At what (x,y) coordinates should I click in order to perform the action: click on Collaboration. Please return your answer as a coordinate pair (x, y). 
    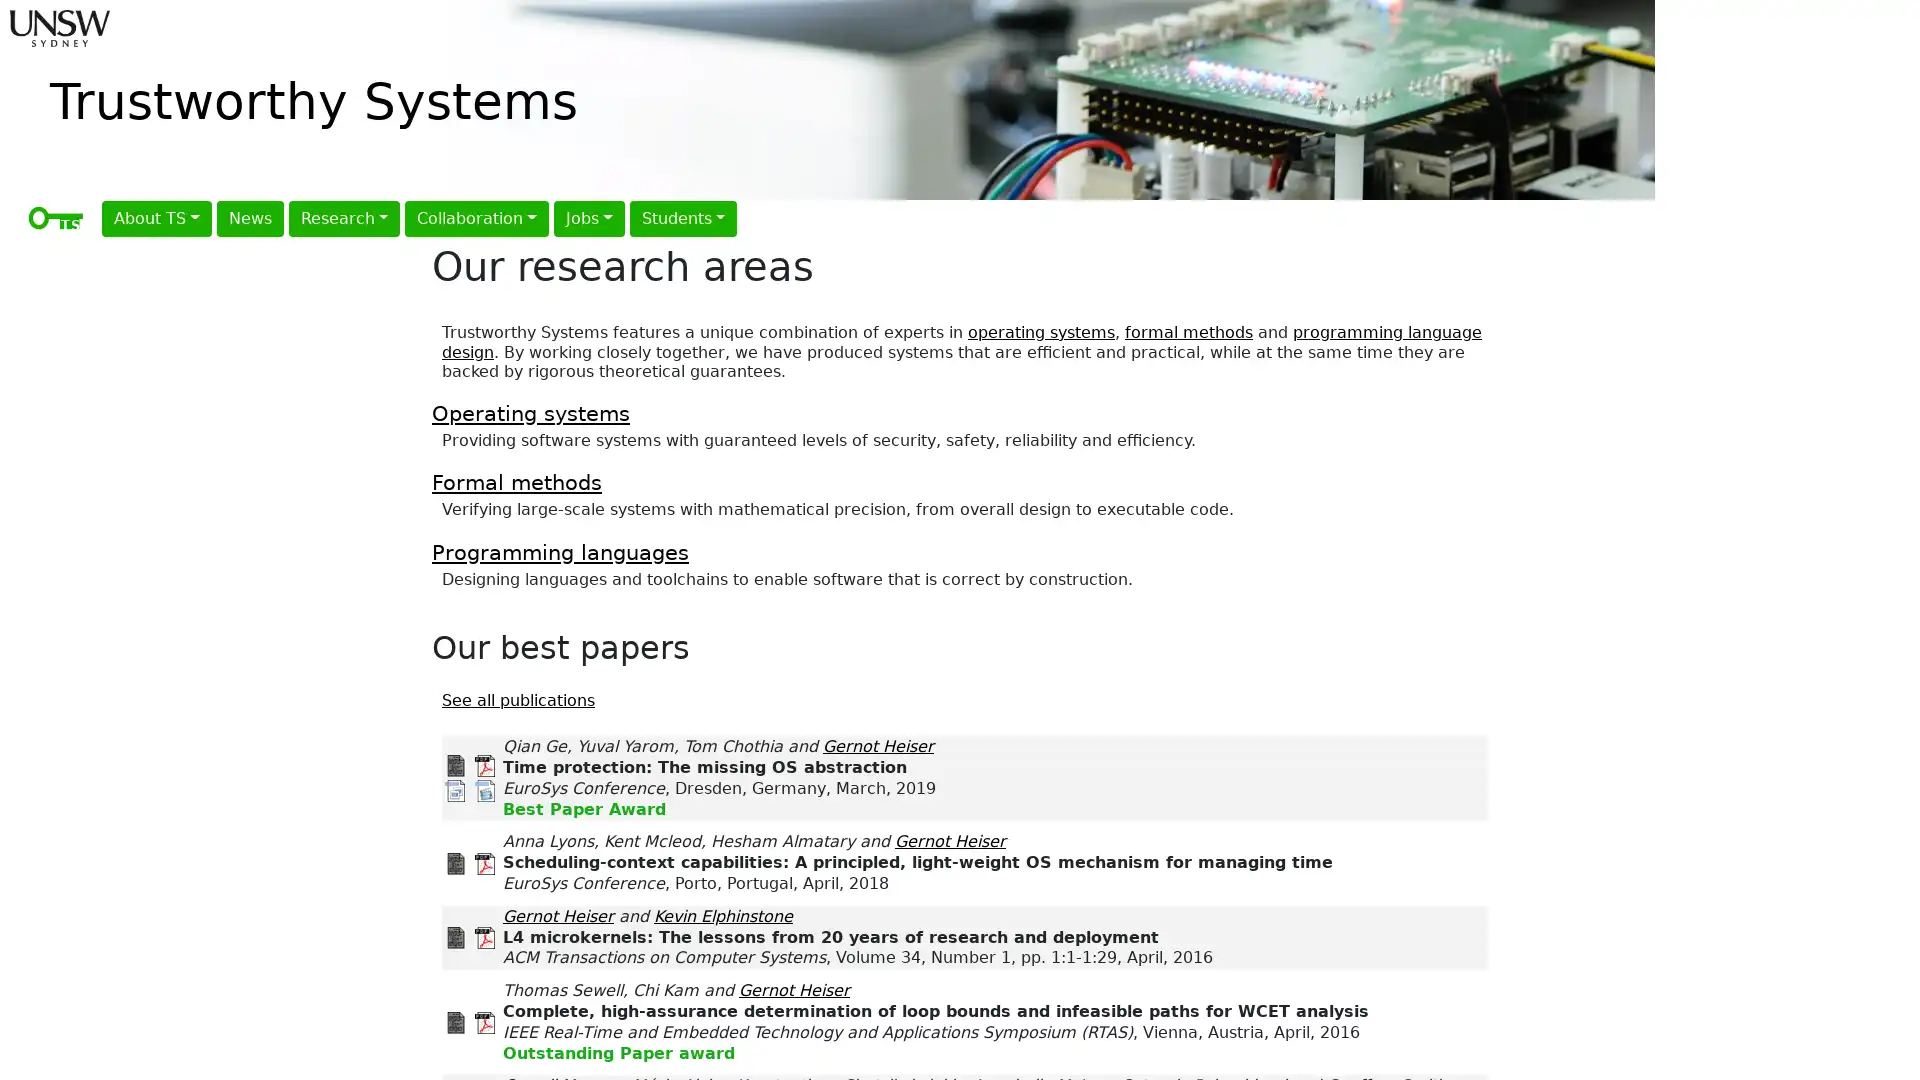
    Looking at the image, I should click on (475, 218).